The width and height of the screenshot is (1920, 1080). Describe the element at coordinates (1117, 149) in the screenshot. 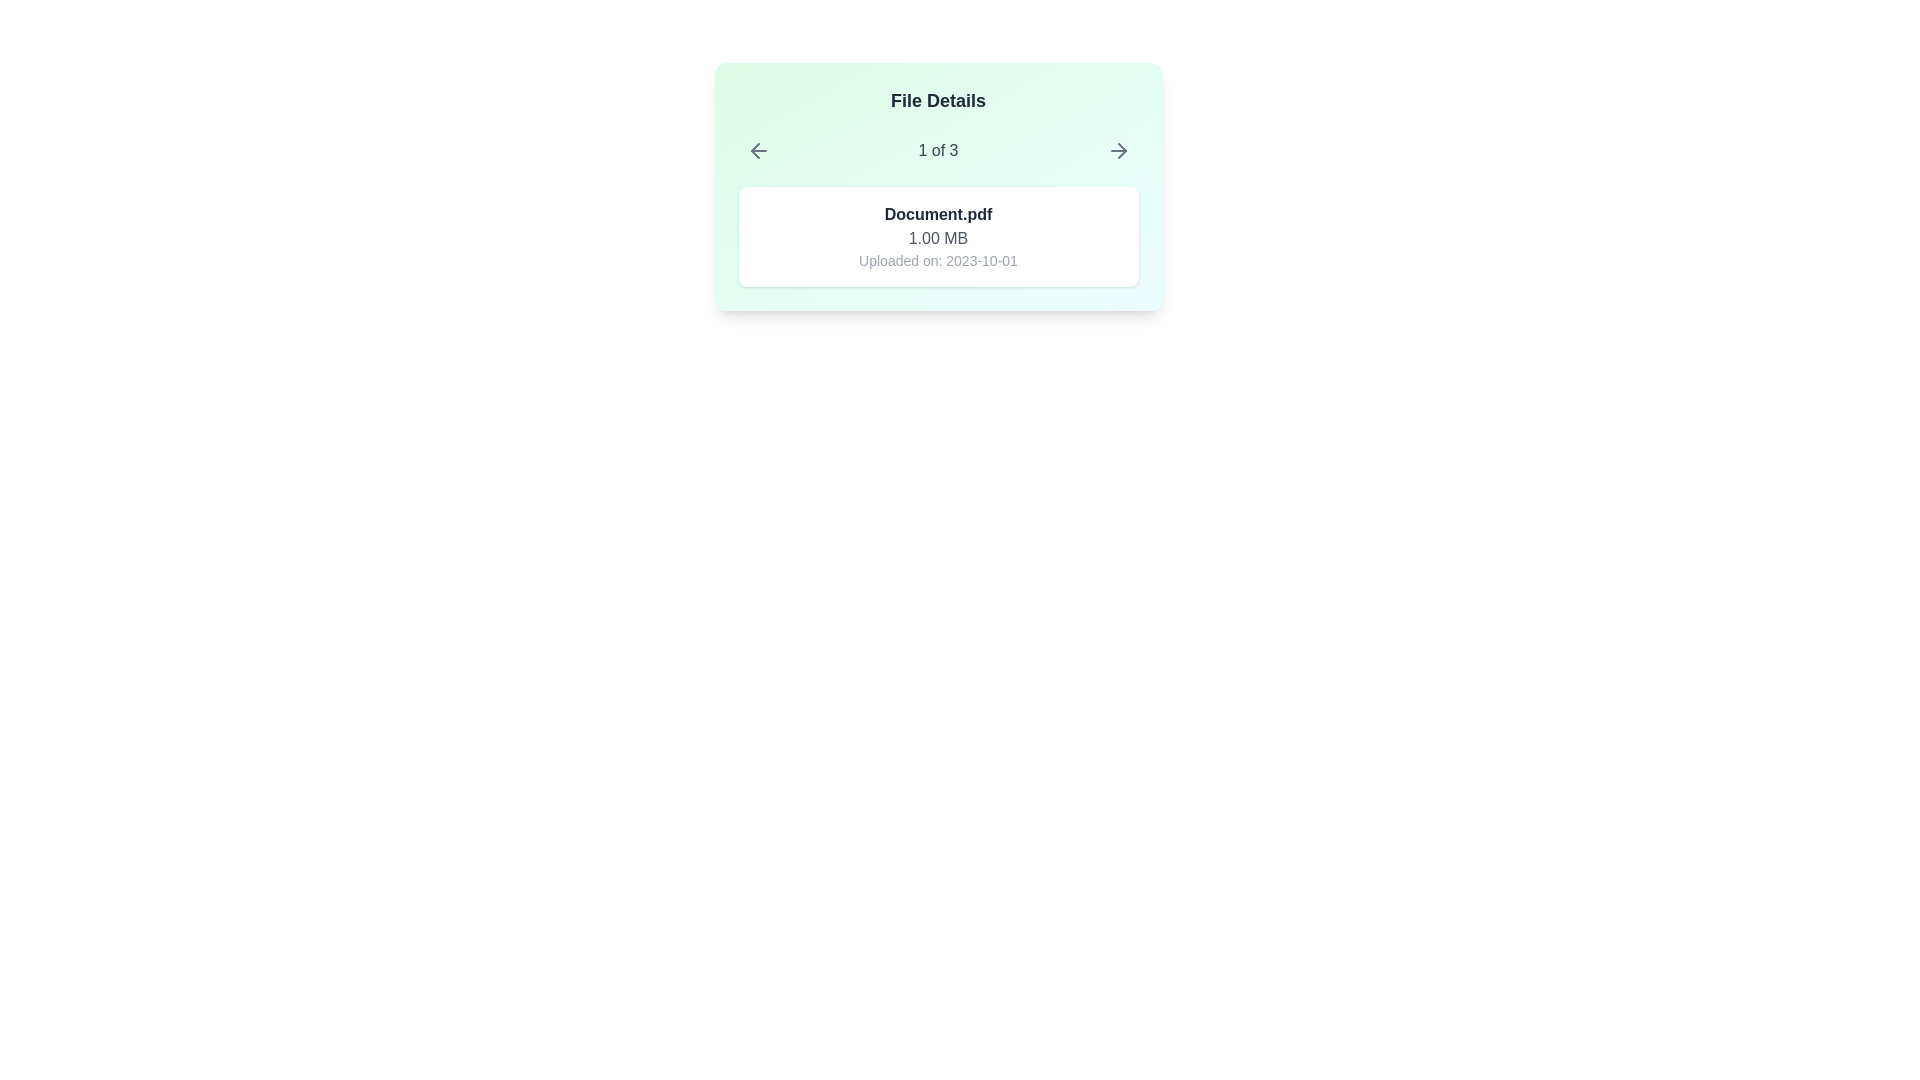

I see `the arrow icon button located in the top-right section of the card-like component, which is minimalistic with a gray color tone` at that location.